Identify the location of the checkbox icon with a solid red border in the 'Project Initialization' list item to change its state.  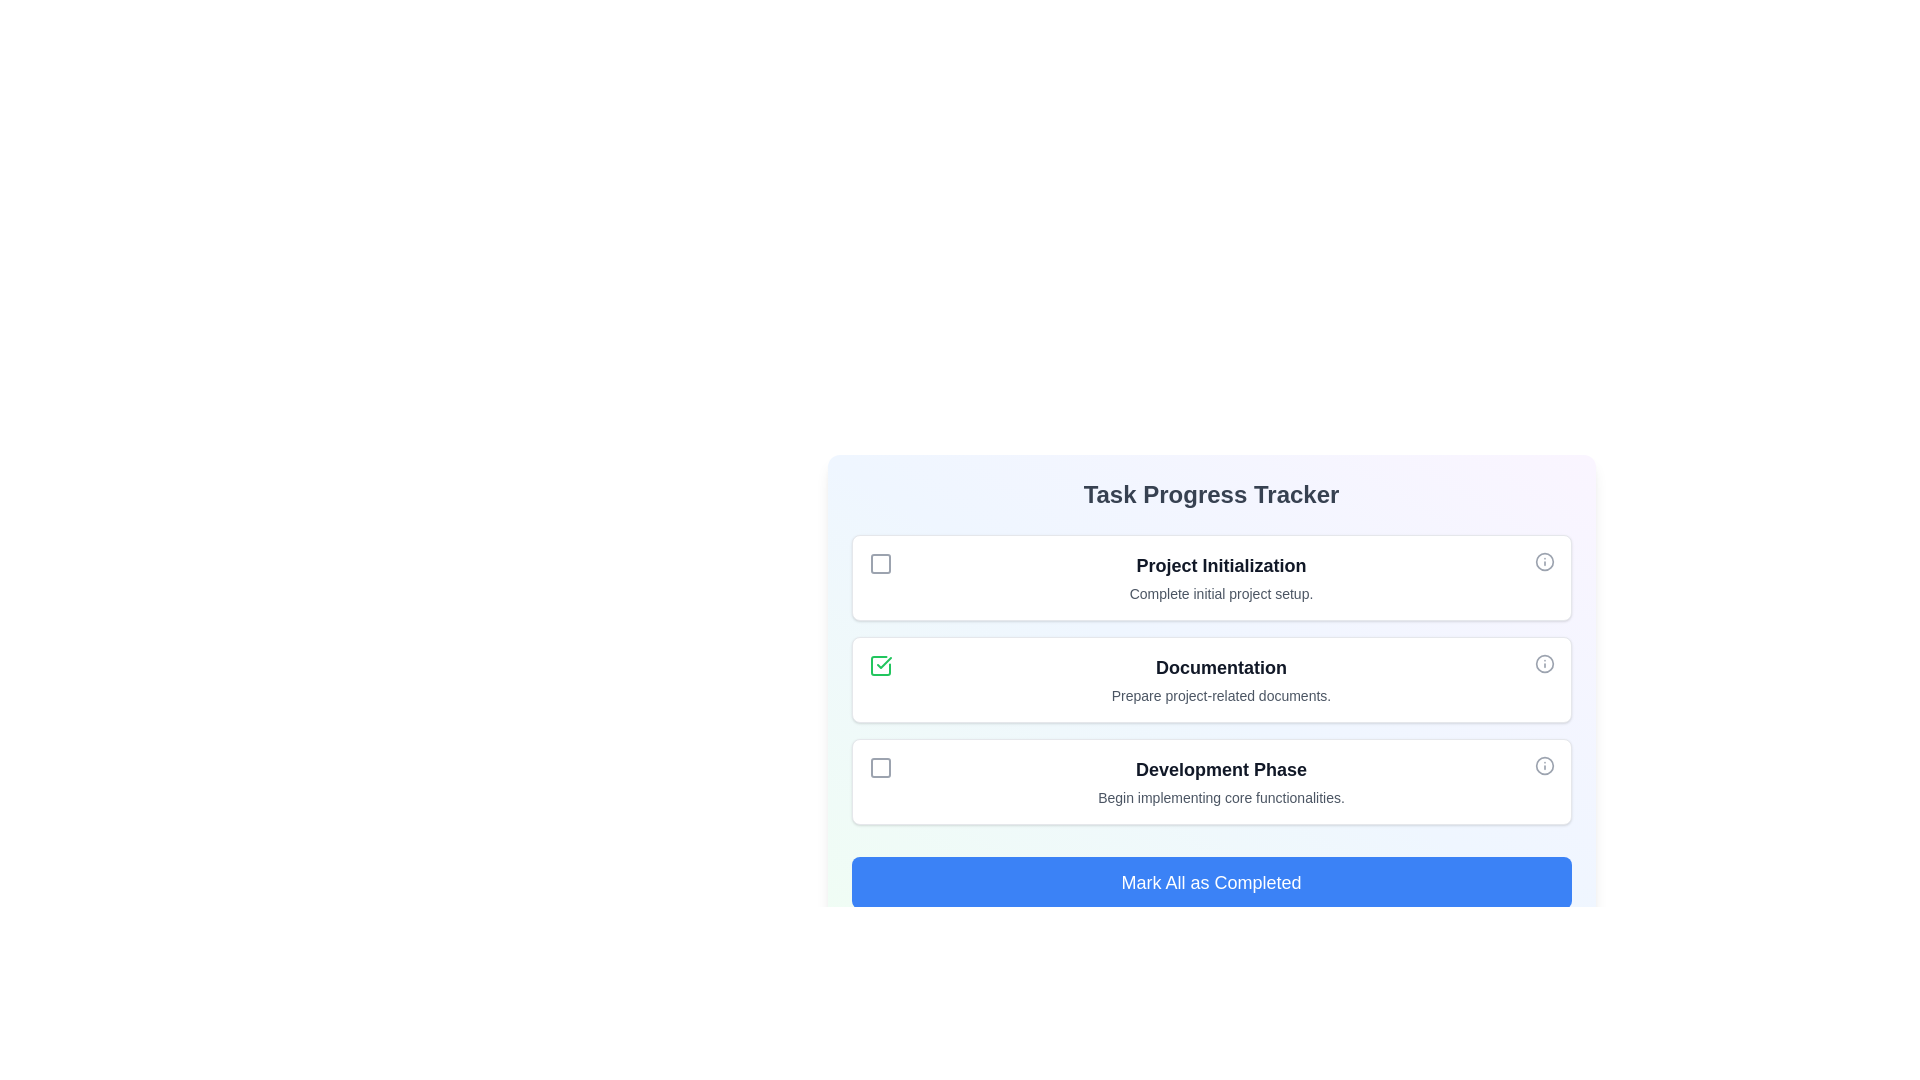
(880, 563).